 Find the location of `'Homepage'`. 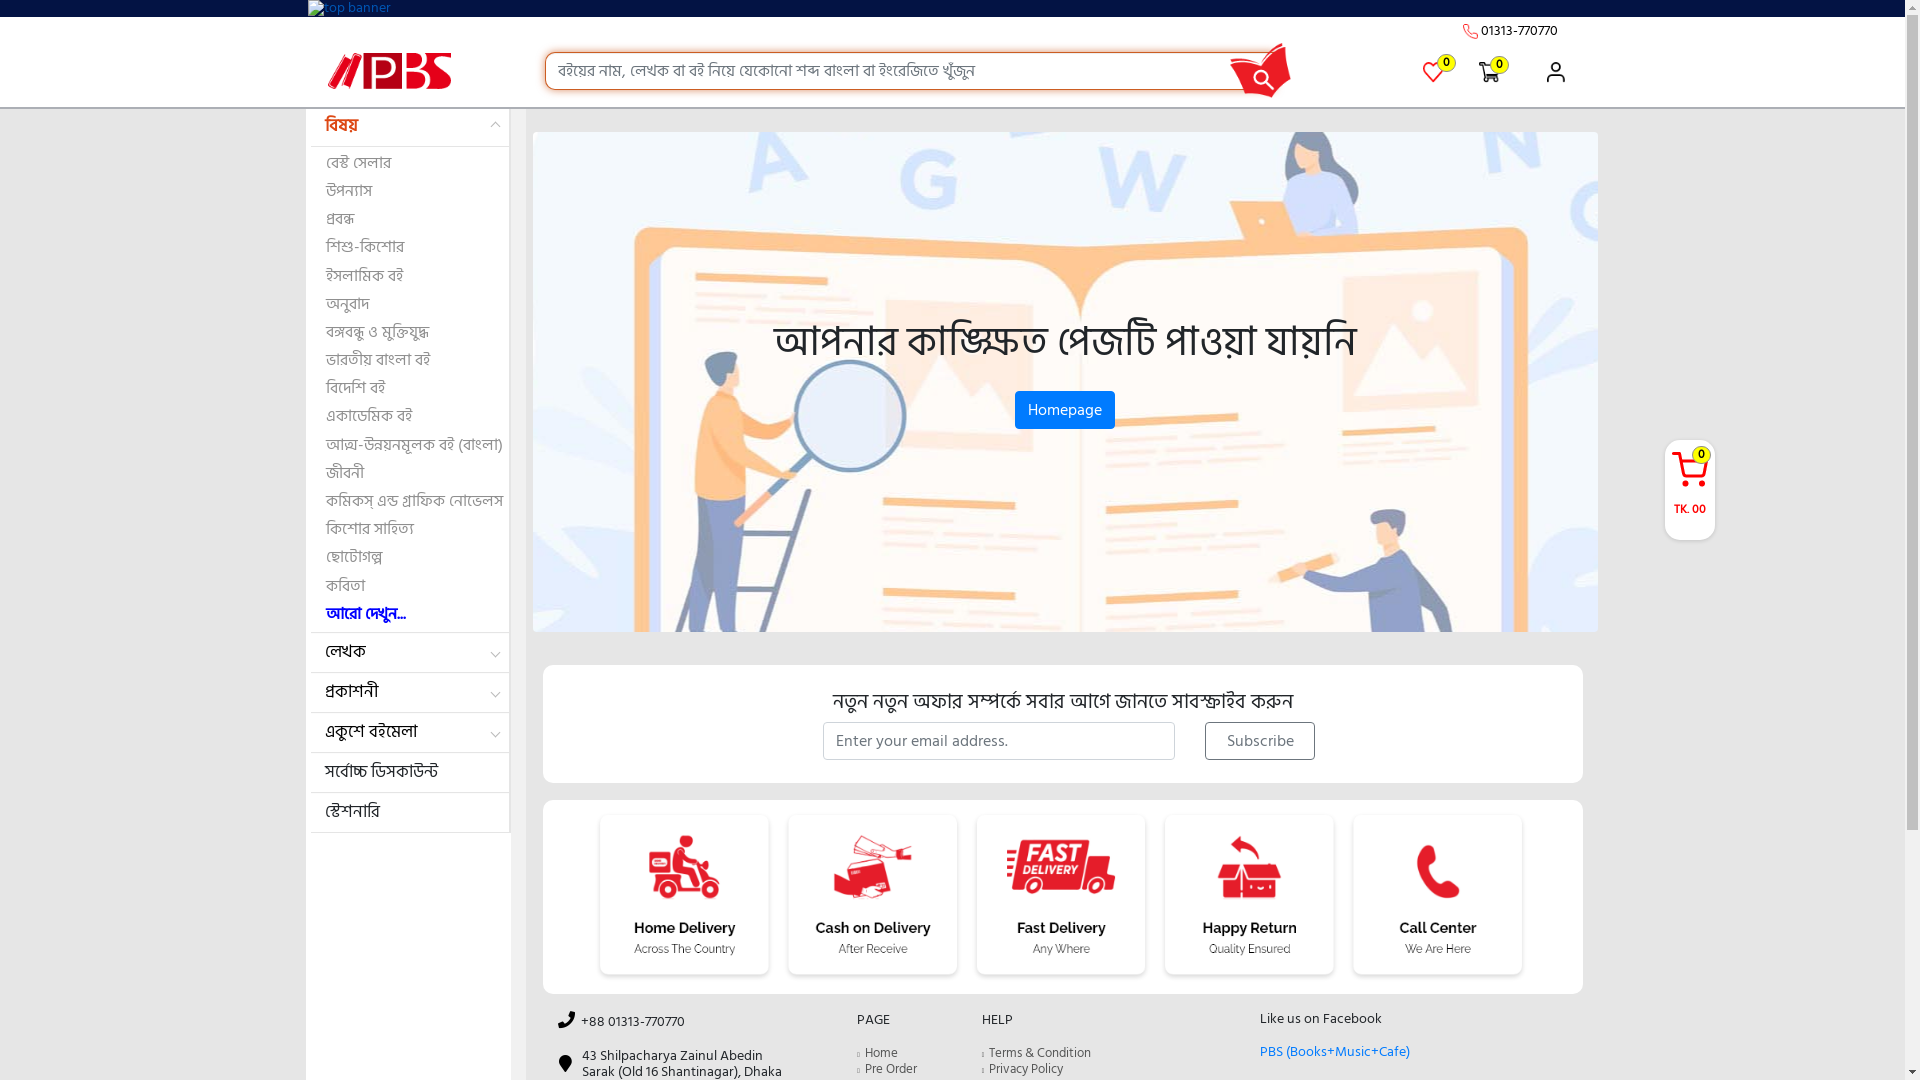

'Homepage' is located at coordinates (1064, 408).